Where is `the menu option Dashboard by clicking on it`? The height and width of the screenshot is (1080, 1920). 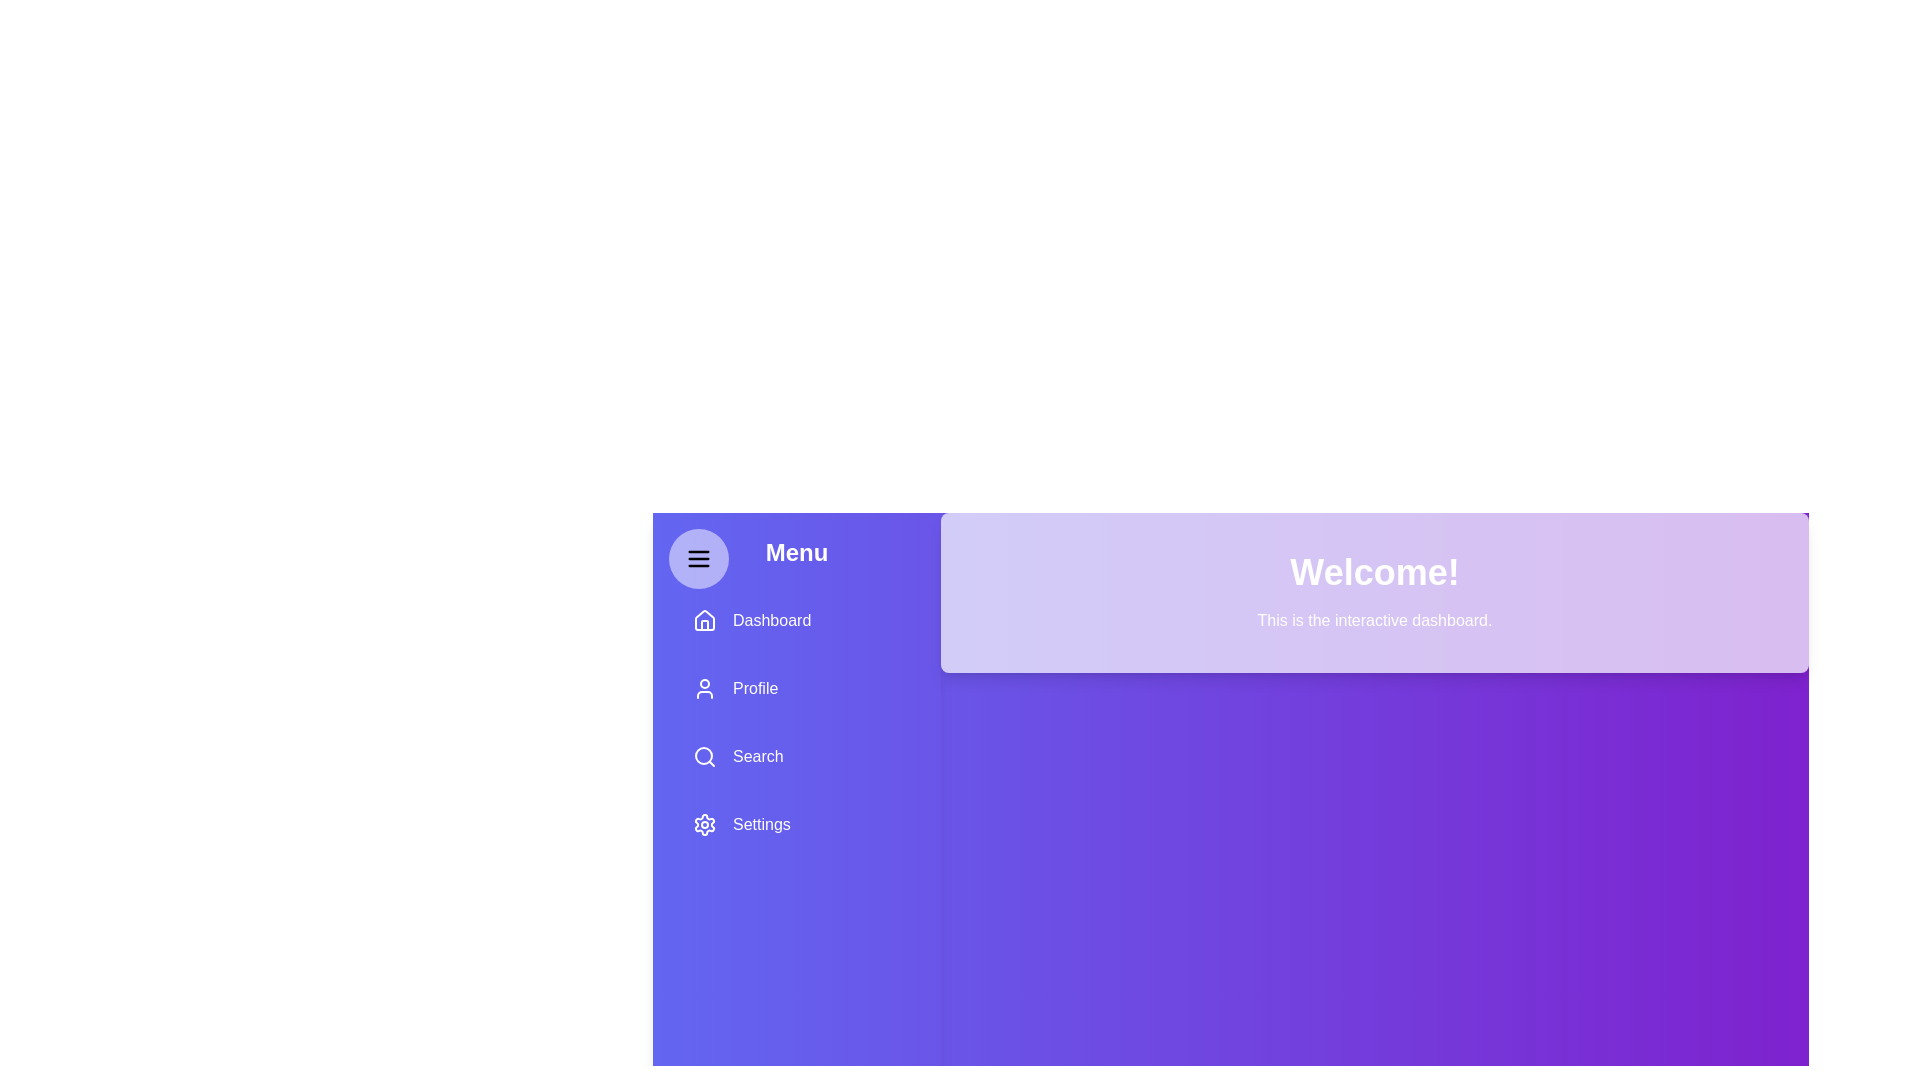 the menu option Dashboard by clicking on it is located at coordinates (795, 620).